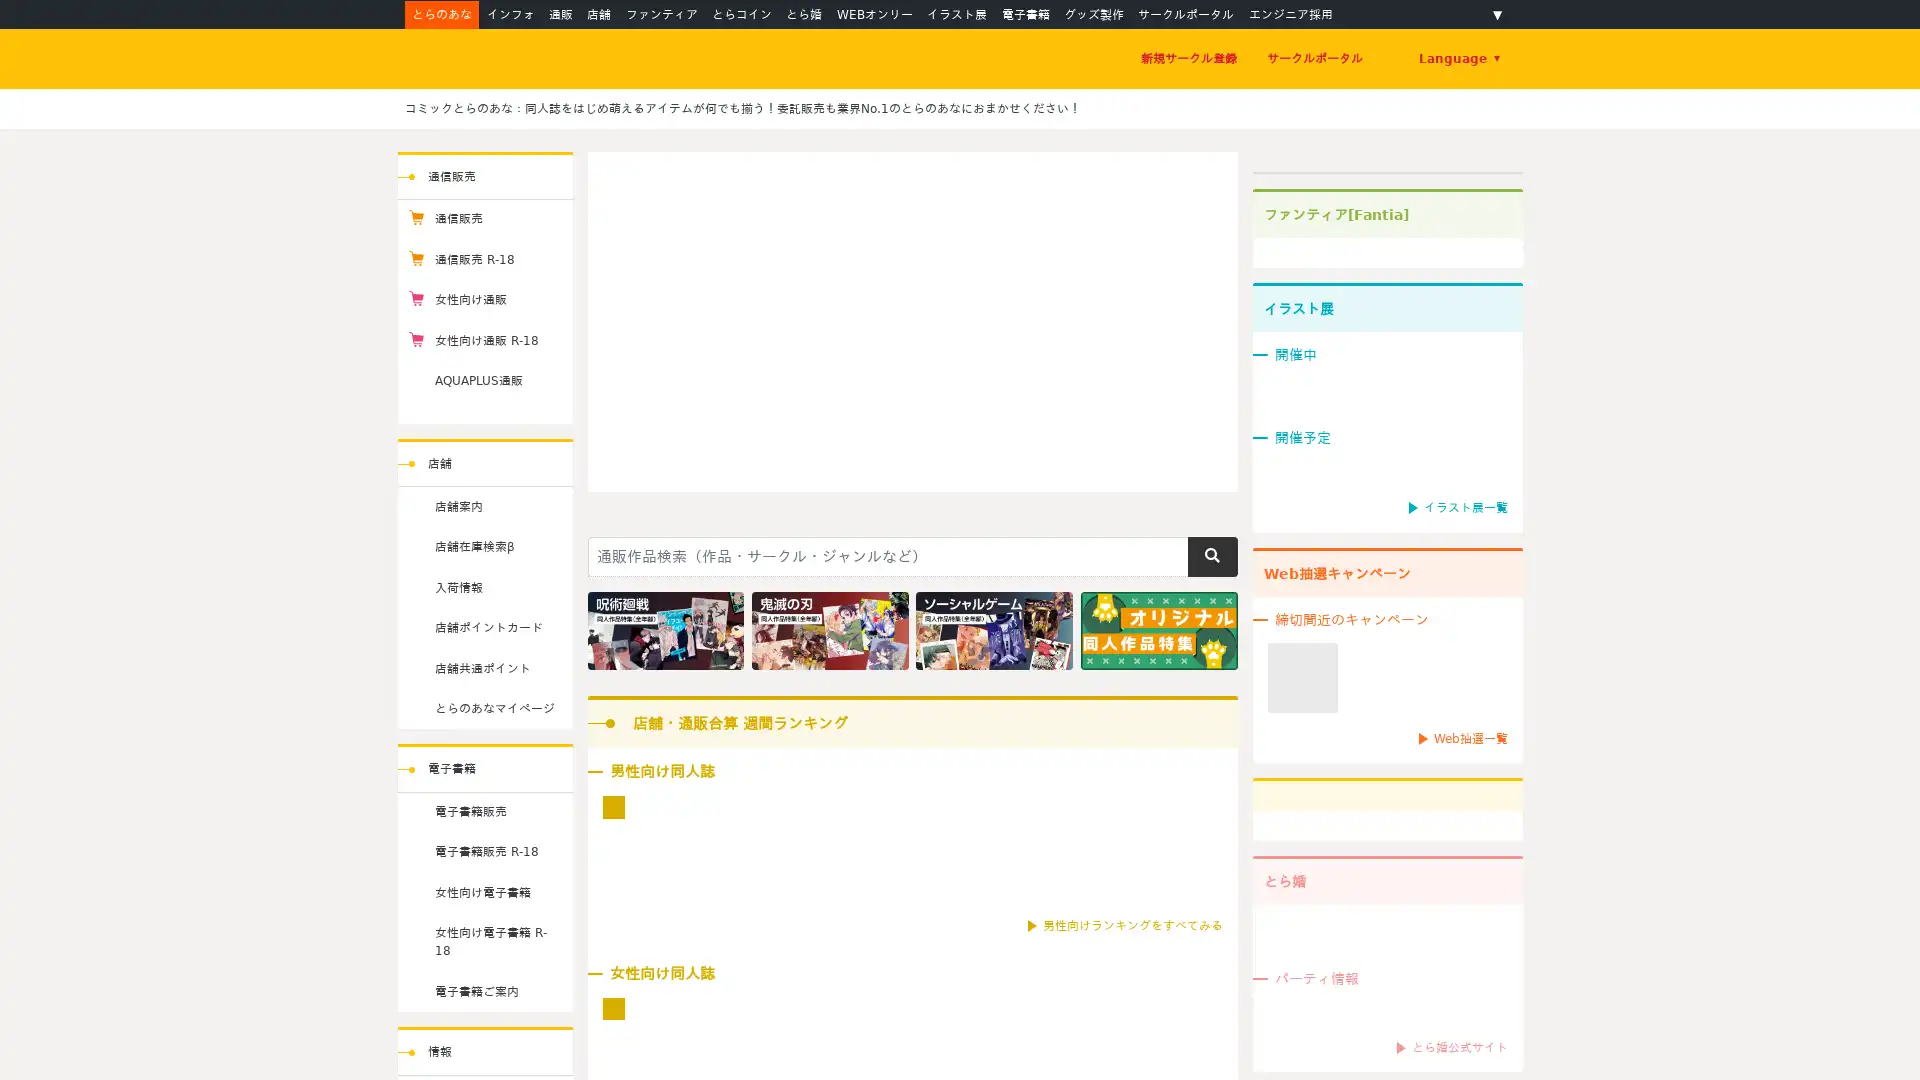 Image resolution: width=1920 pixels, height=1080 pixels. What do you see at coordinates (618, 313) in the screenshot?
I see `Previous` at bounding box center [618, 313].